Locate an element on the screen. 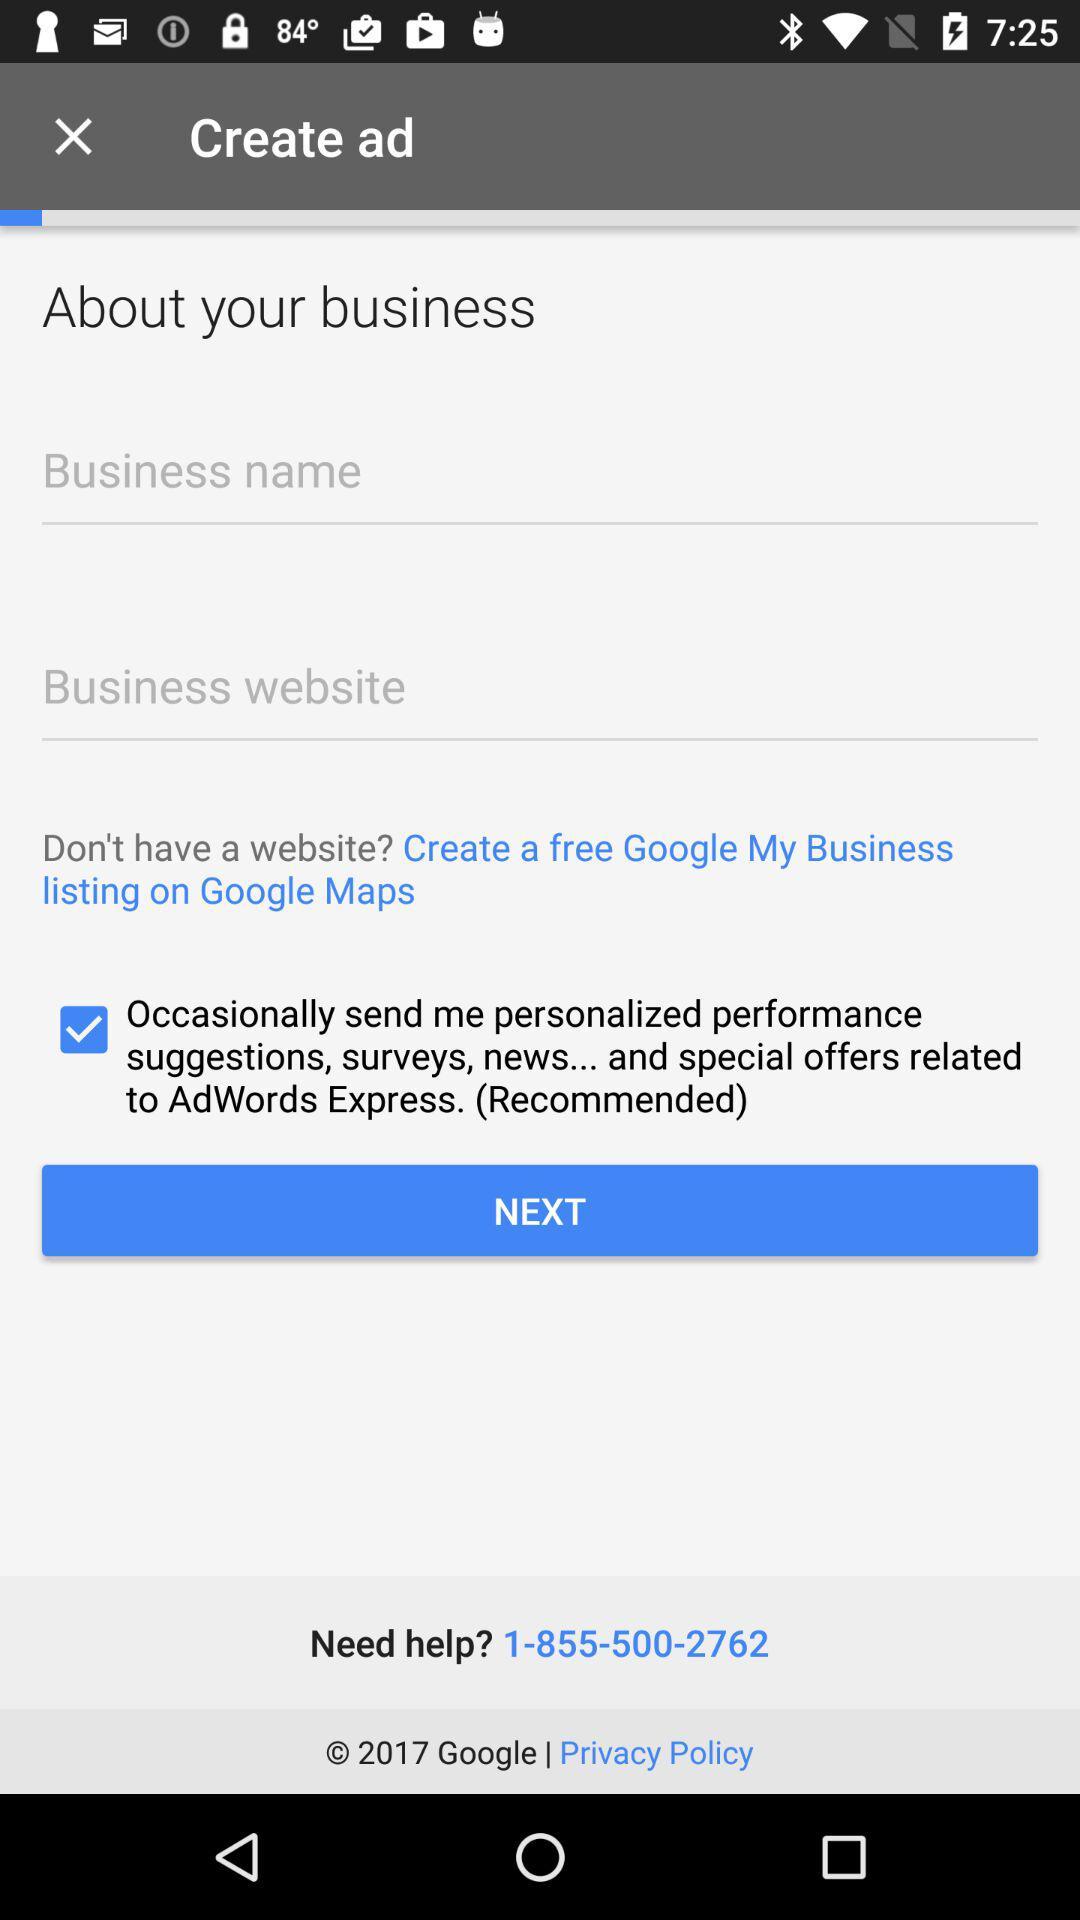 This screenshot has height=1920, width=1080. business website input field is located at coordinates (540, 679).